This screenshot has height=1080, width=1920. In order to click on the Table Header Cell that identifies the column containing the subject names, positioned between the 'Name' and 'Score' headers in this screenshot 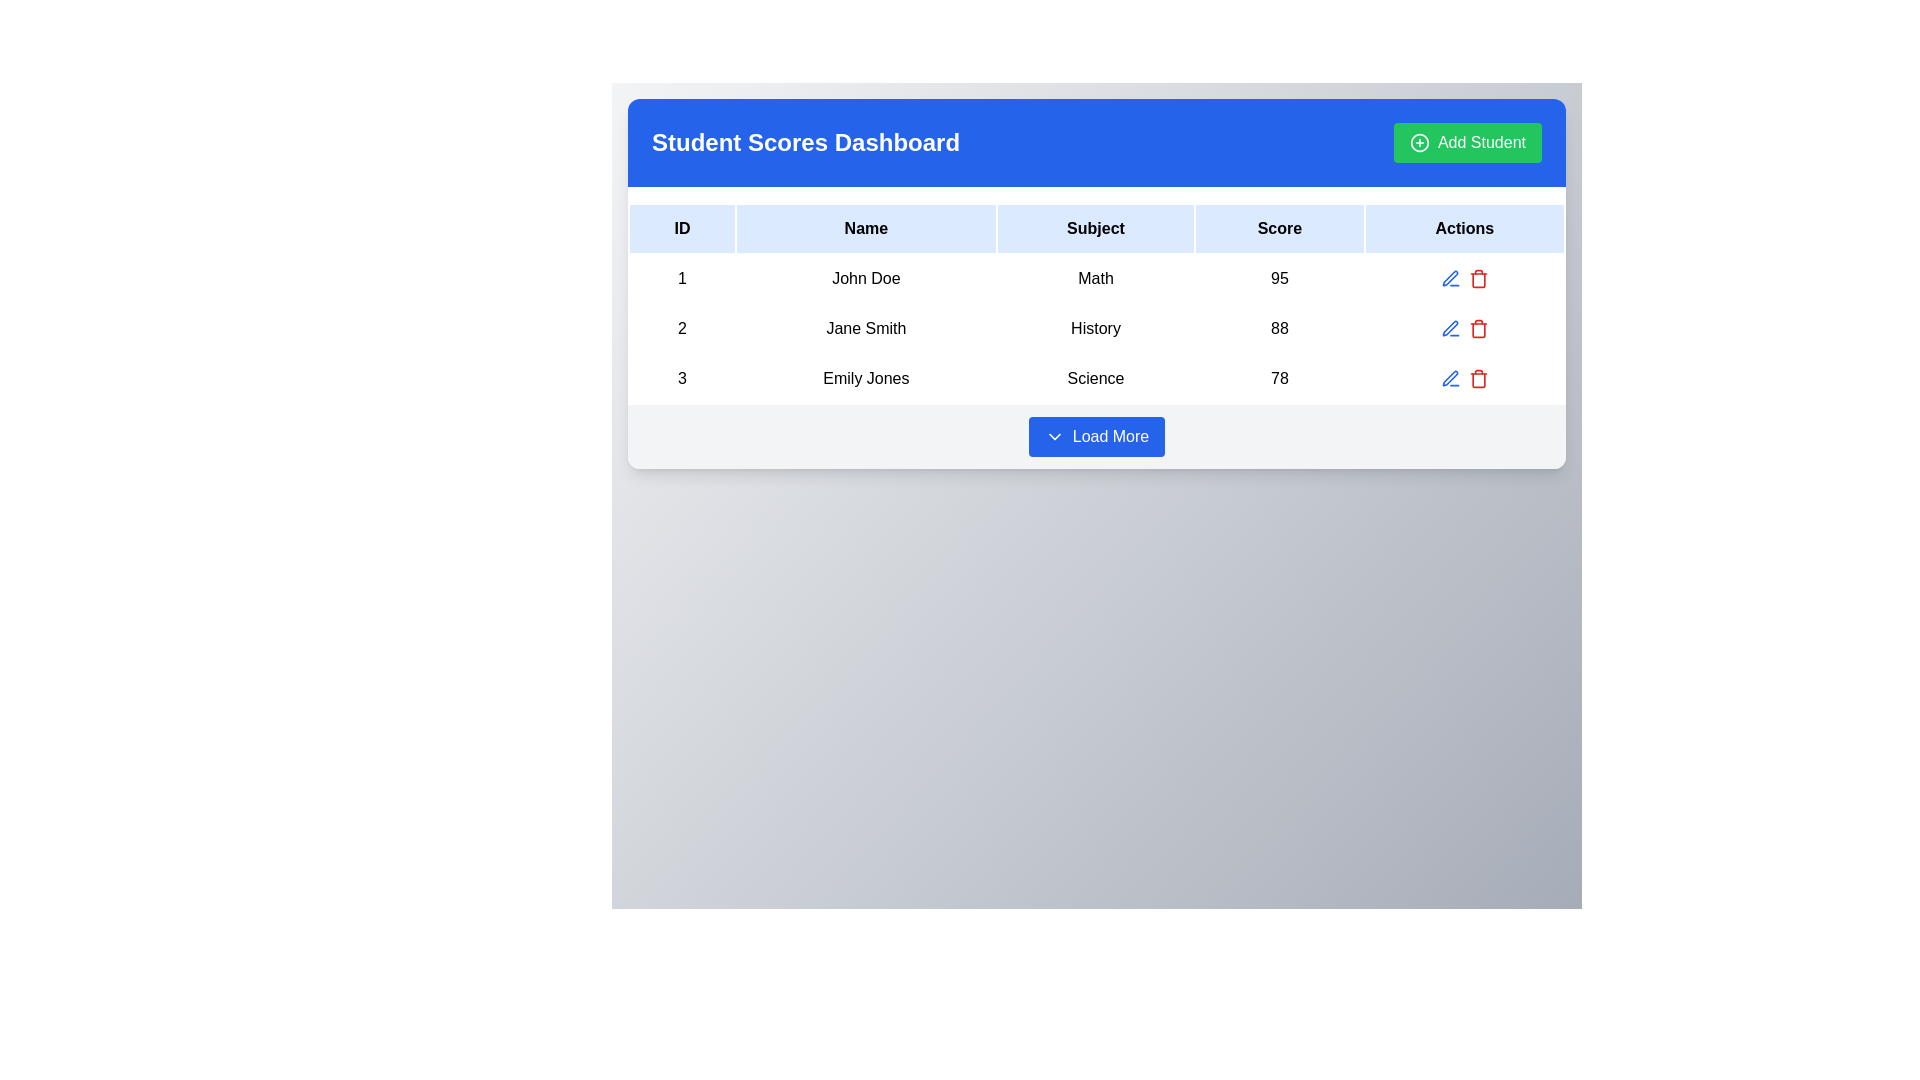, I will do `click(1094, 227)`.